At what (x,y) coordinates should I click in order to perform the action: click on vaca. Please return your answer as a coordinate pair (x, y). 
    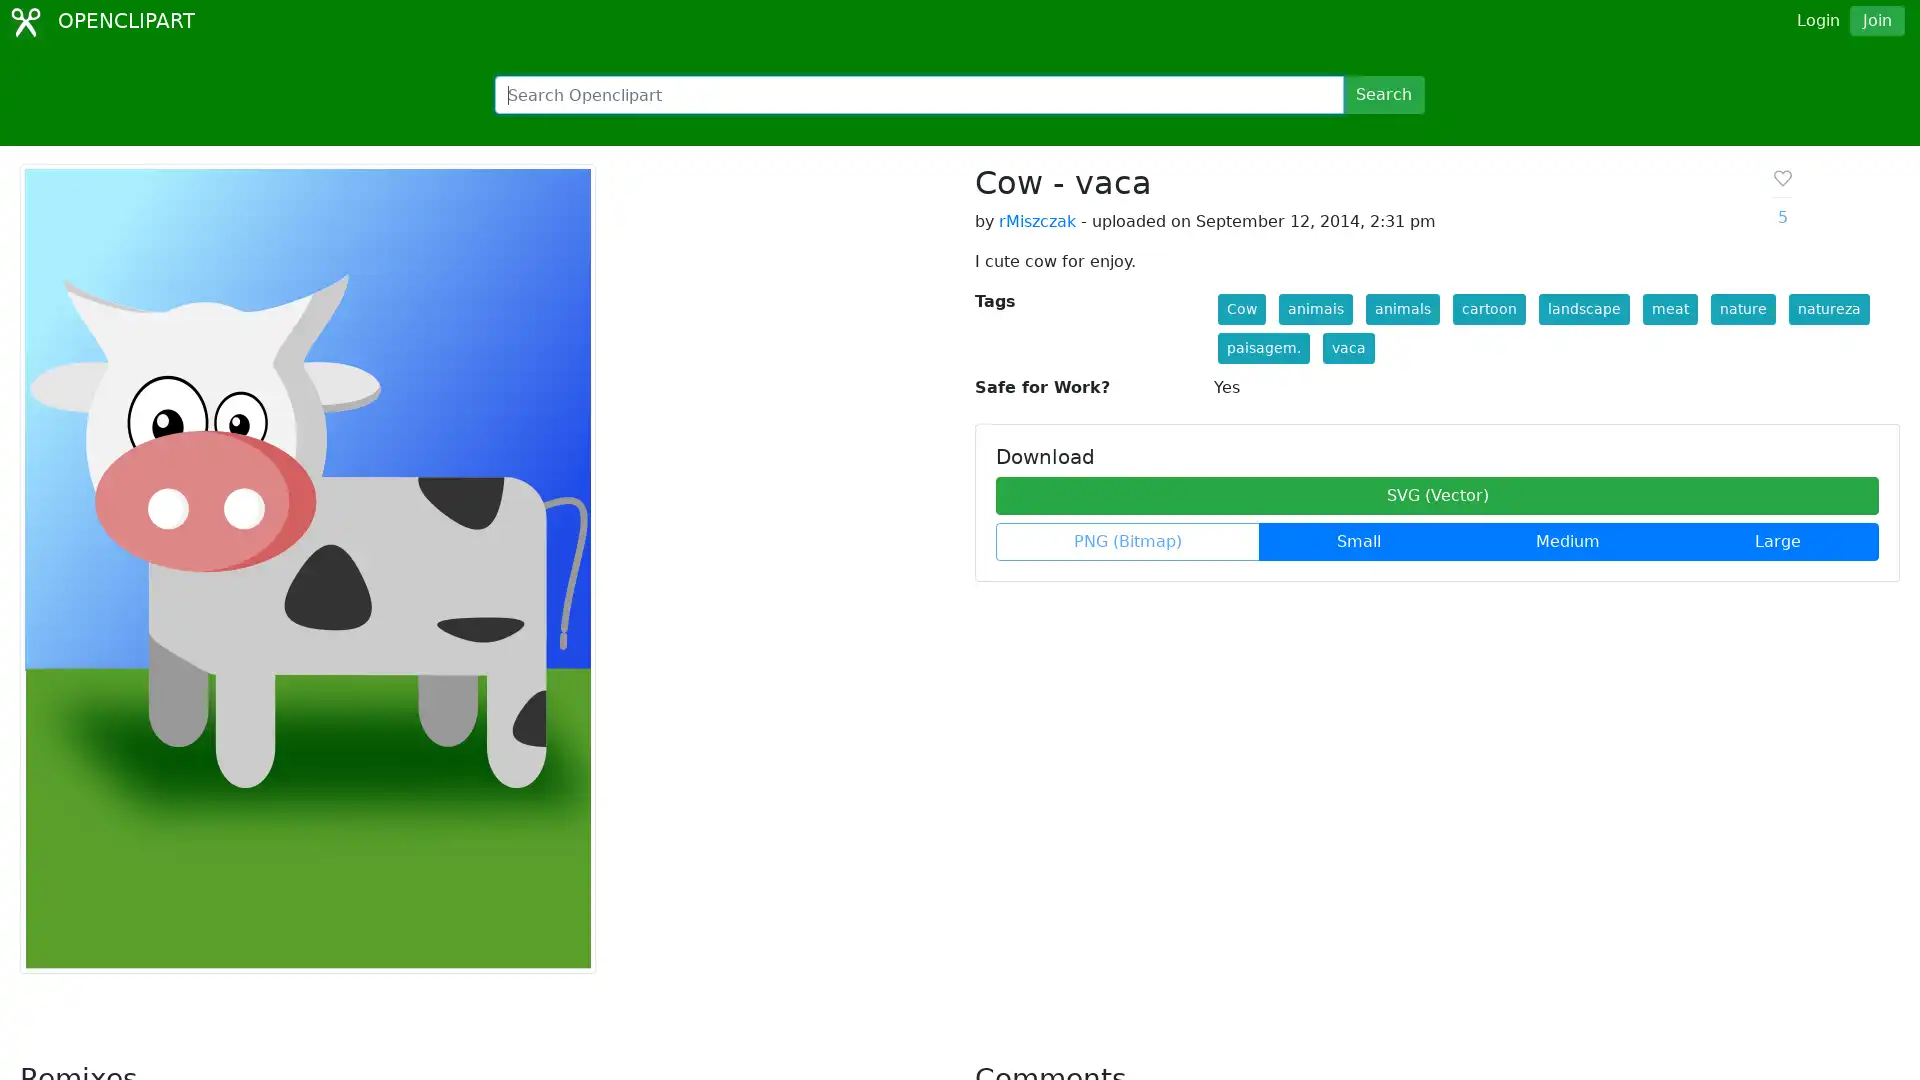
    Looking at the image, I should click on (1348, 347).